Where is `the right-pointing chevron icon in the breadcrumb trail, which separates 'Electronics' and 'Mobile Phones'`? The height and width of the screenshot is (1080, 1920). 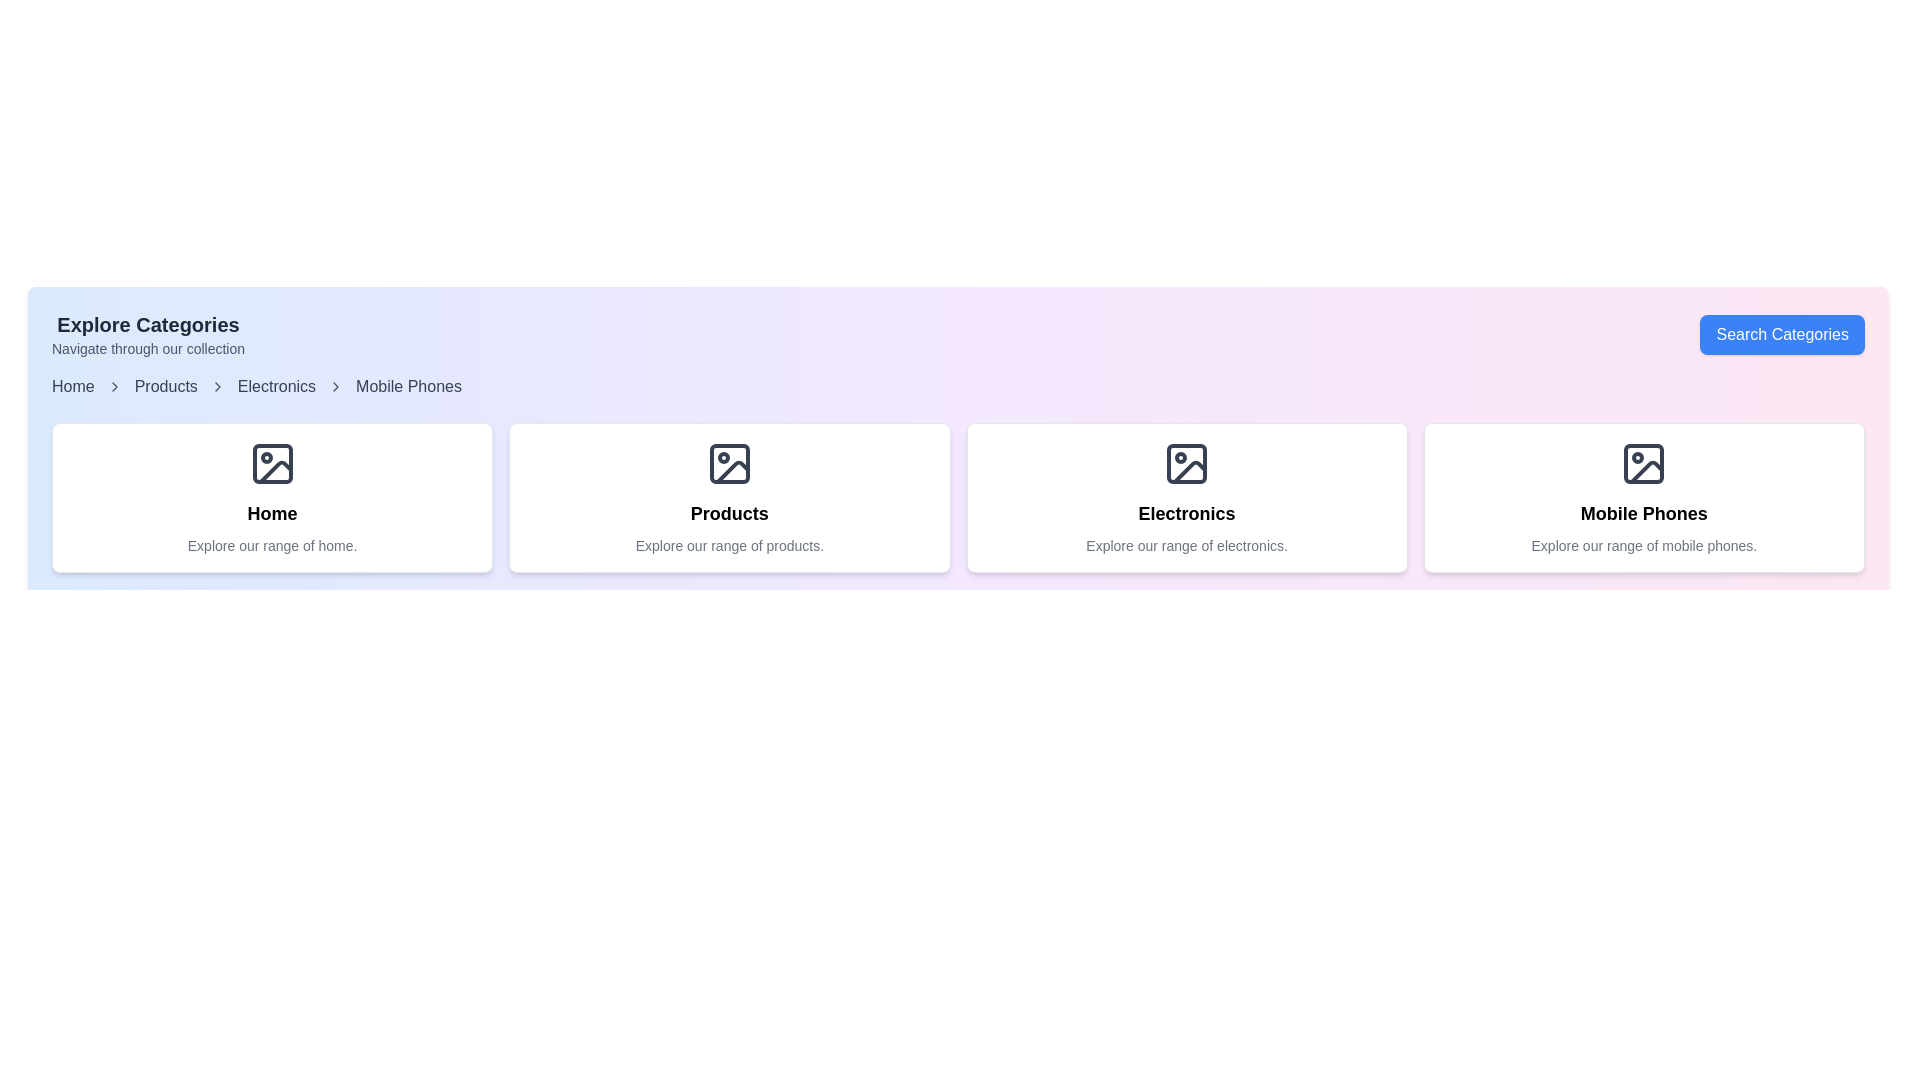
the right-pointing chevron icon in the breadcrumb trail, which separates 'Electronics' and 'Mobile Phones' is located at coordinates (336, 386).